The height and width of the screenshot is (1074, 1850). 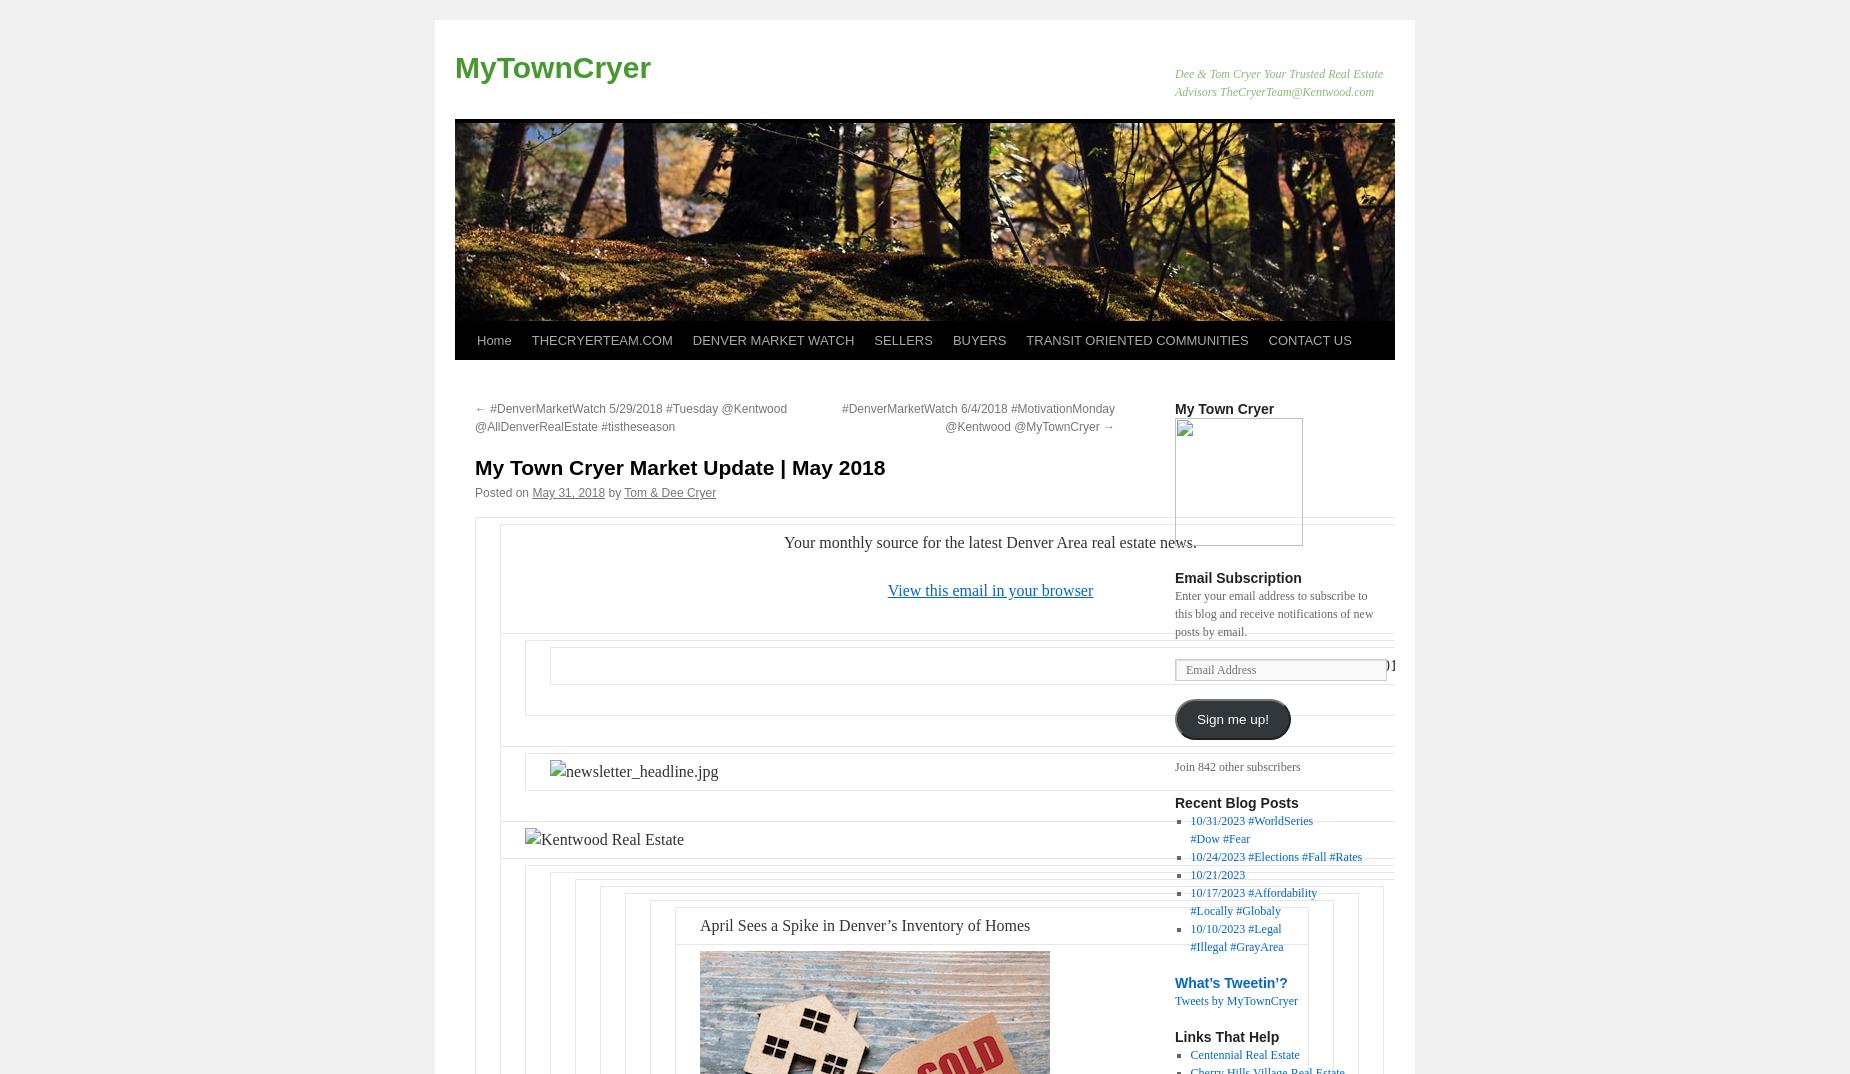 What do you see at coordinates (680, 466) in the screenshot?
I see `'My Town Cryer Market Update | May 2018'` at bounding box center [680, 466].